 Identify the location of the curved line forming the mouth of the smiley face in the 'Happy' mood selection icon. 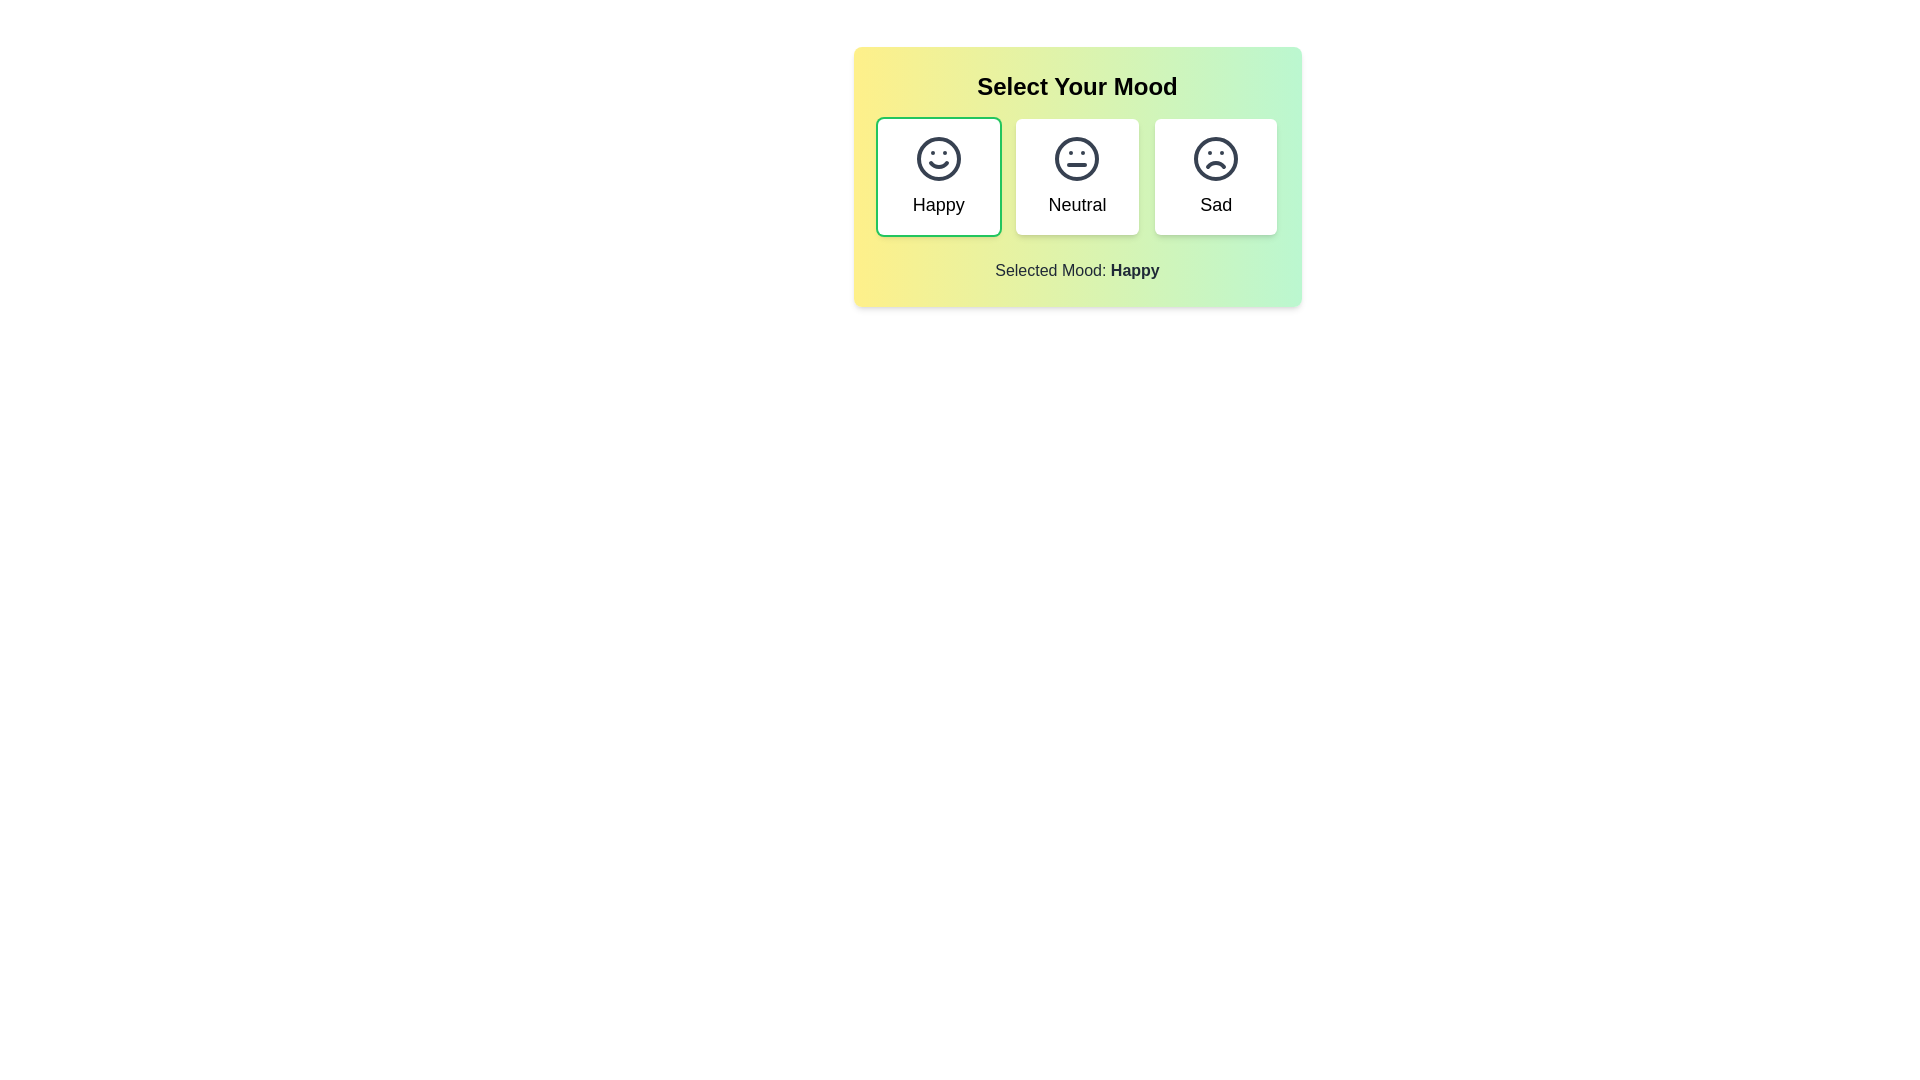
(937, 164).